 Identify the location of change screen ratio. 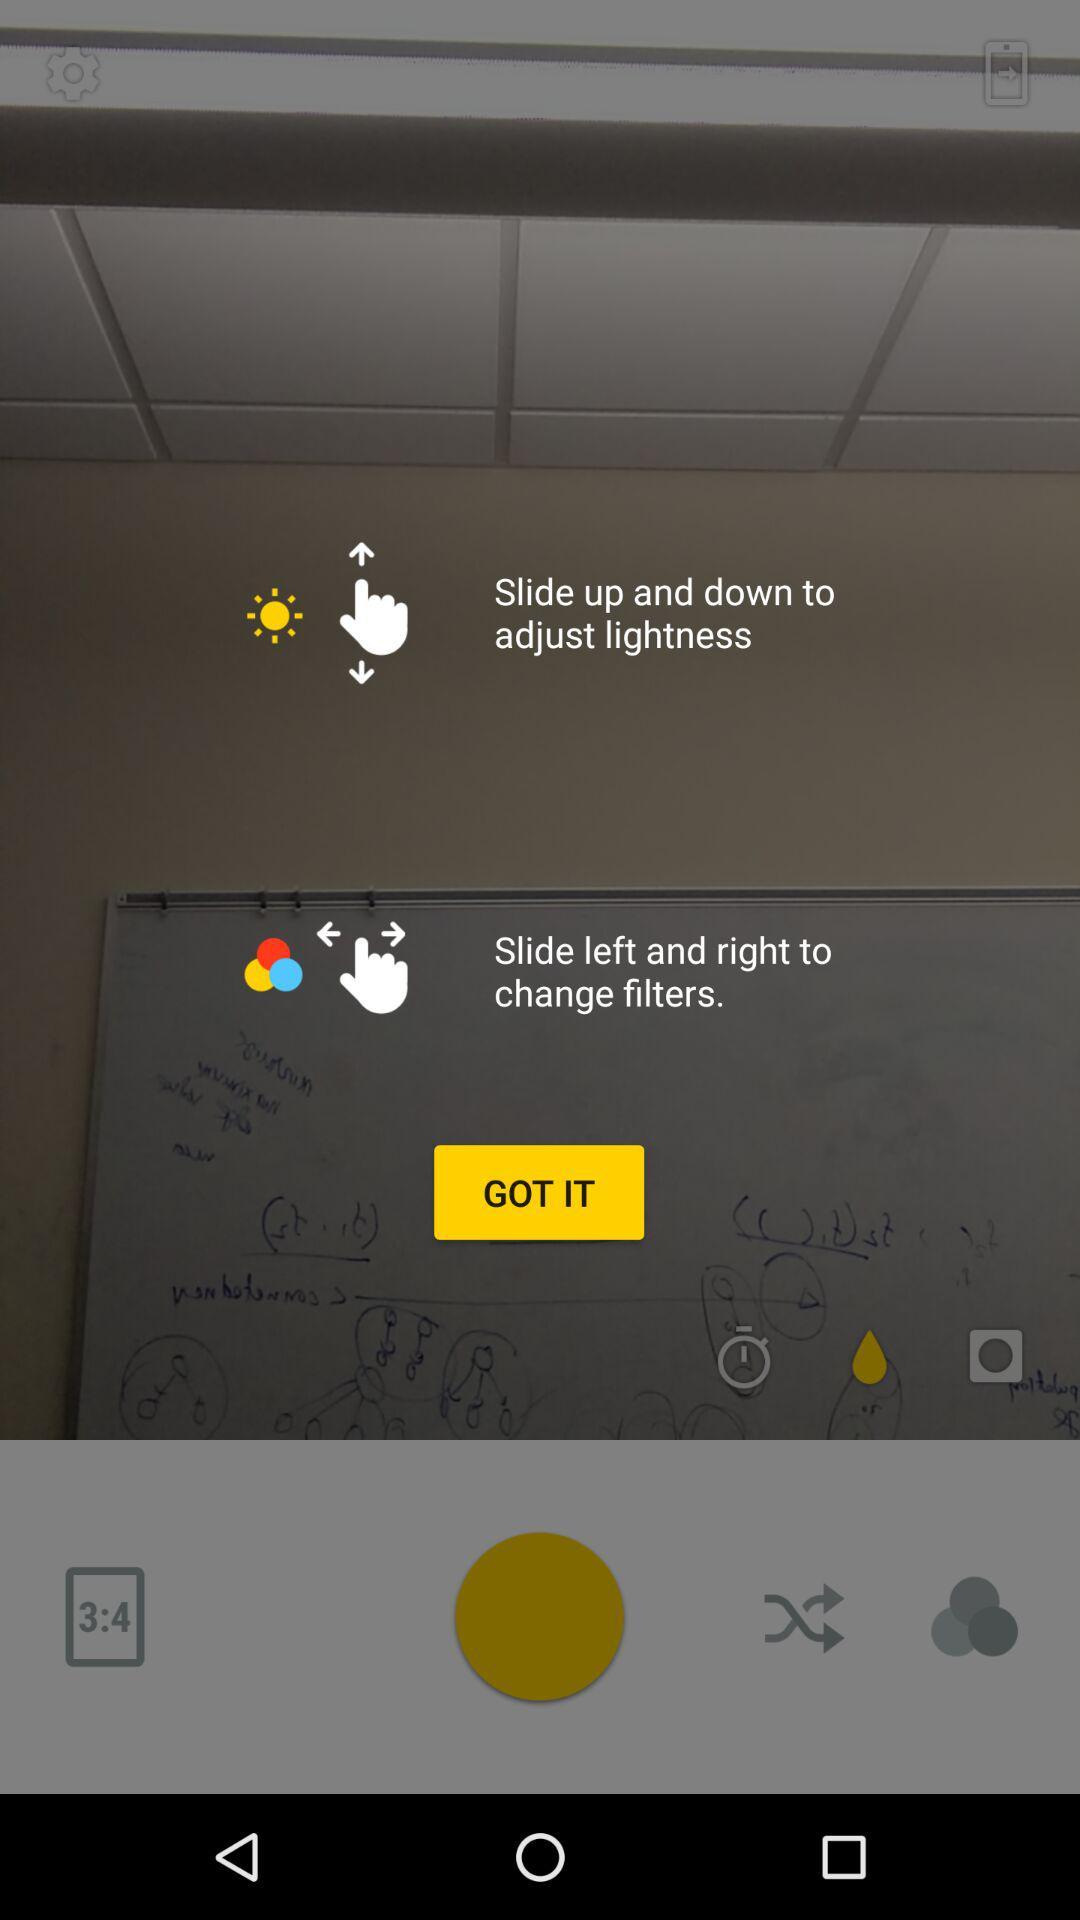
(104, 1617).